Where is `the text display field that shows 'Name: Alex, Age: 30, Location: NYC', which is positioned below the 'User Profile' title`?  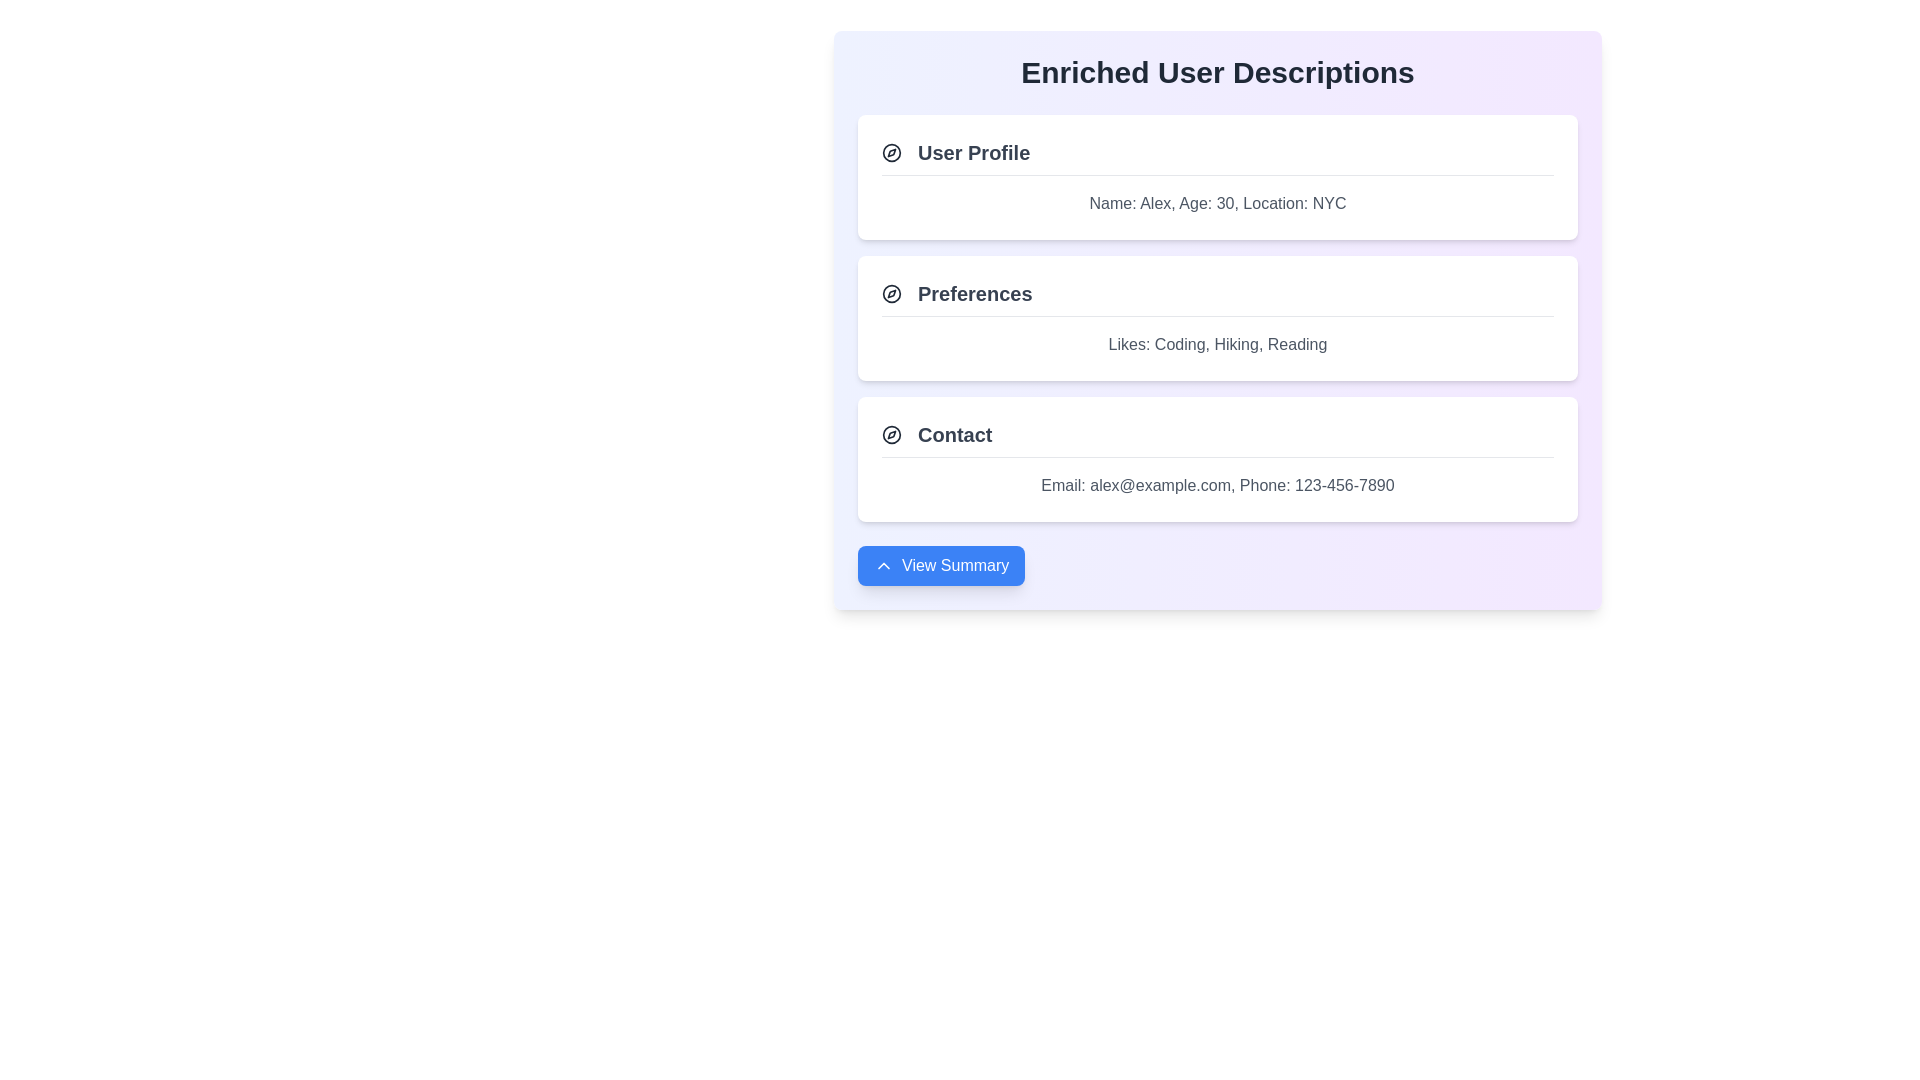 the text display field that shows 'Name: Alex, Age: 30, Location: NYC', which is positioned below the 'User Profile' title is located at coordinates (1217, 196).